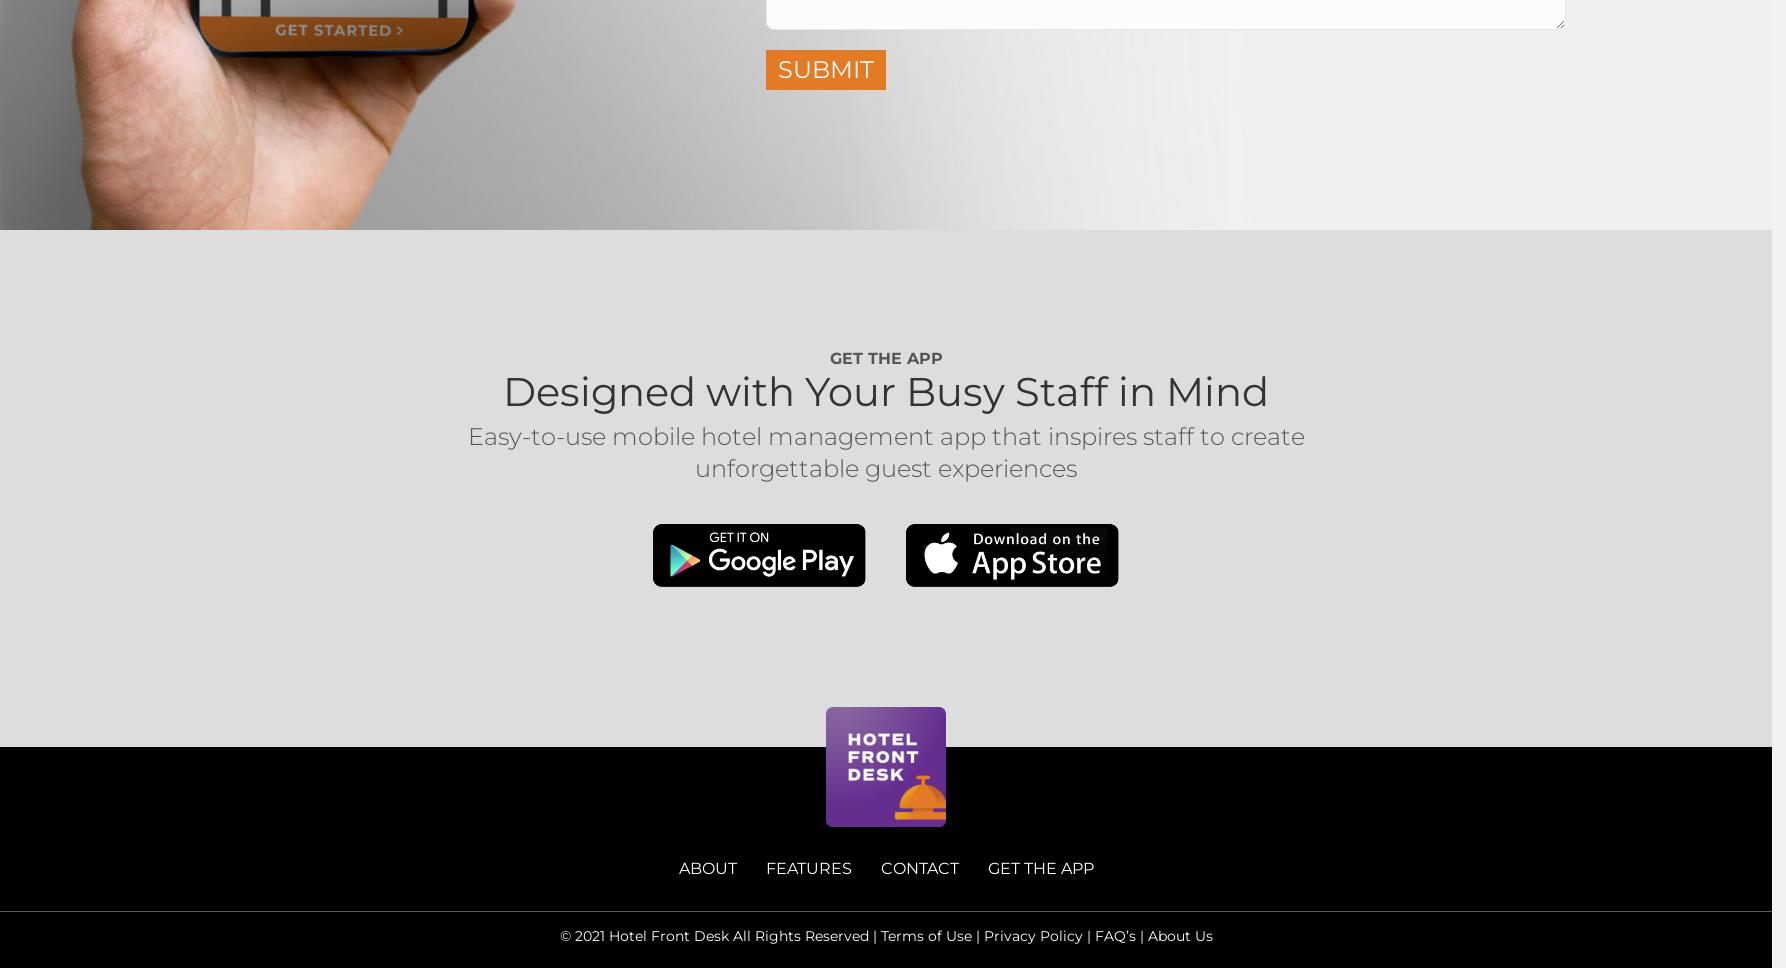 The width and height of the screenshot is (1786, 968). Describe the element at coordinates (806, 867) in the screenshot. I see `'FEATURES'` at that location.